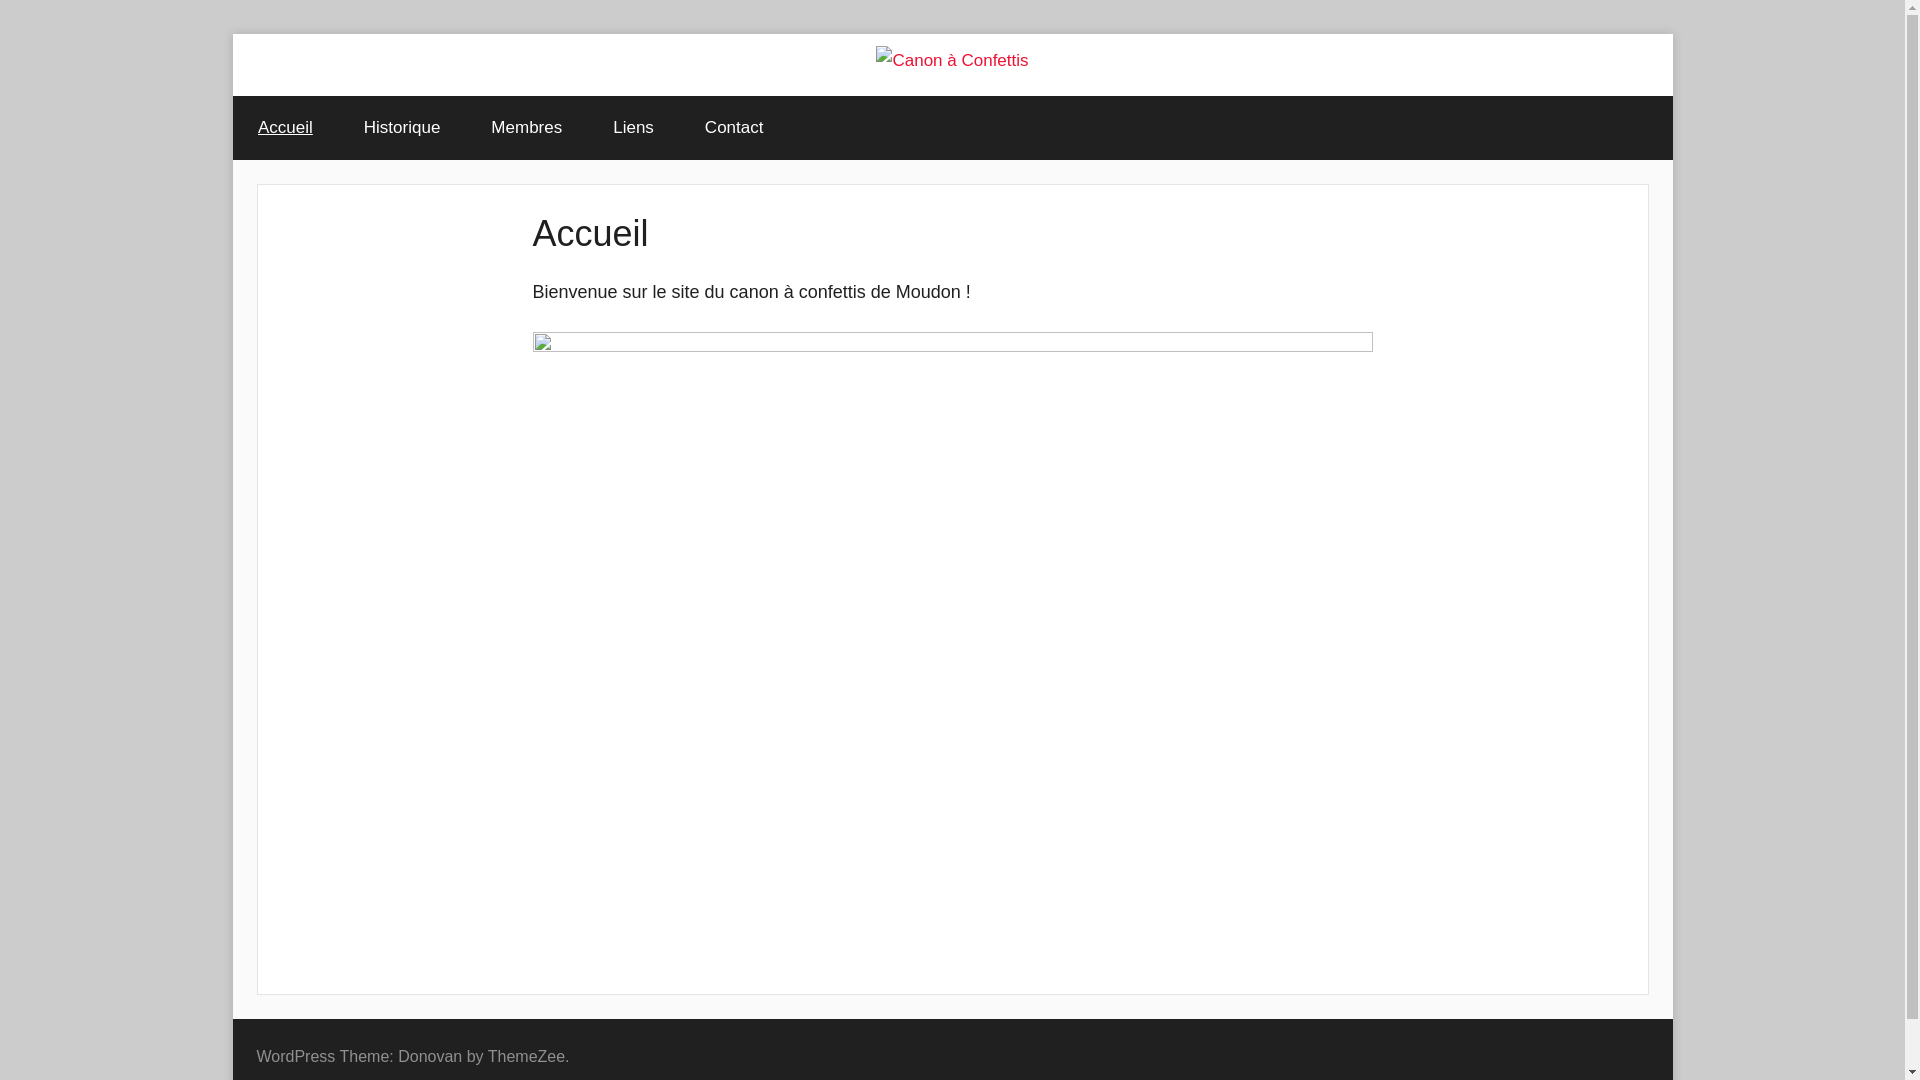  I want to click on 'Historique', so click(401, 127).